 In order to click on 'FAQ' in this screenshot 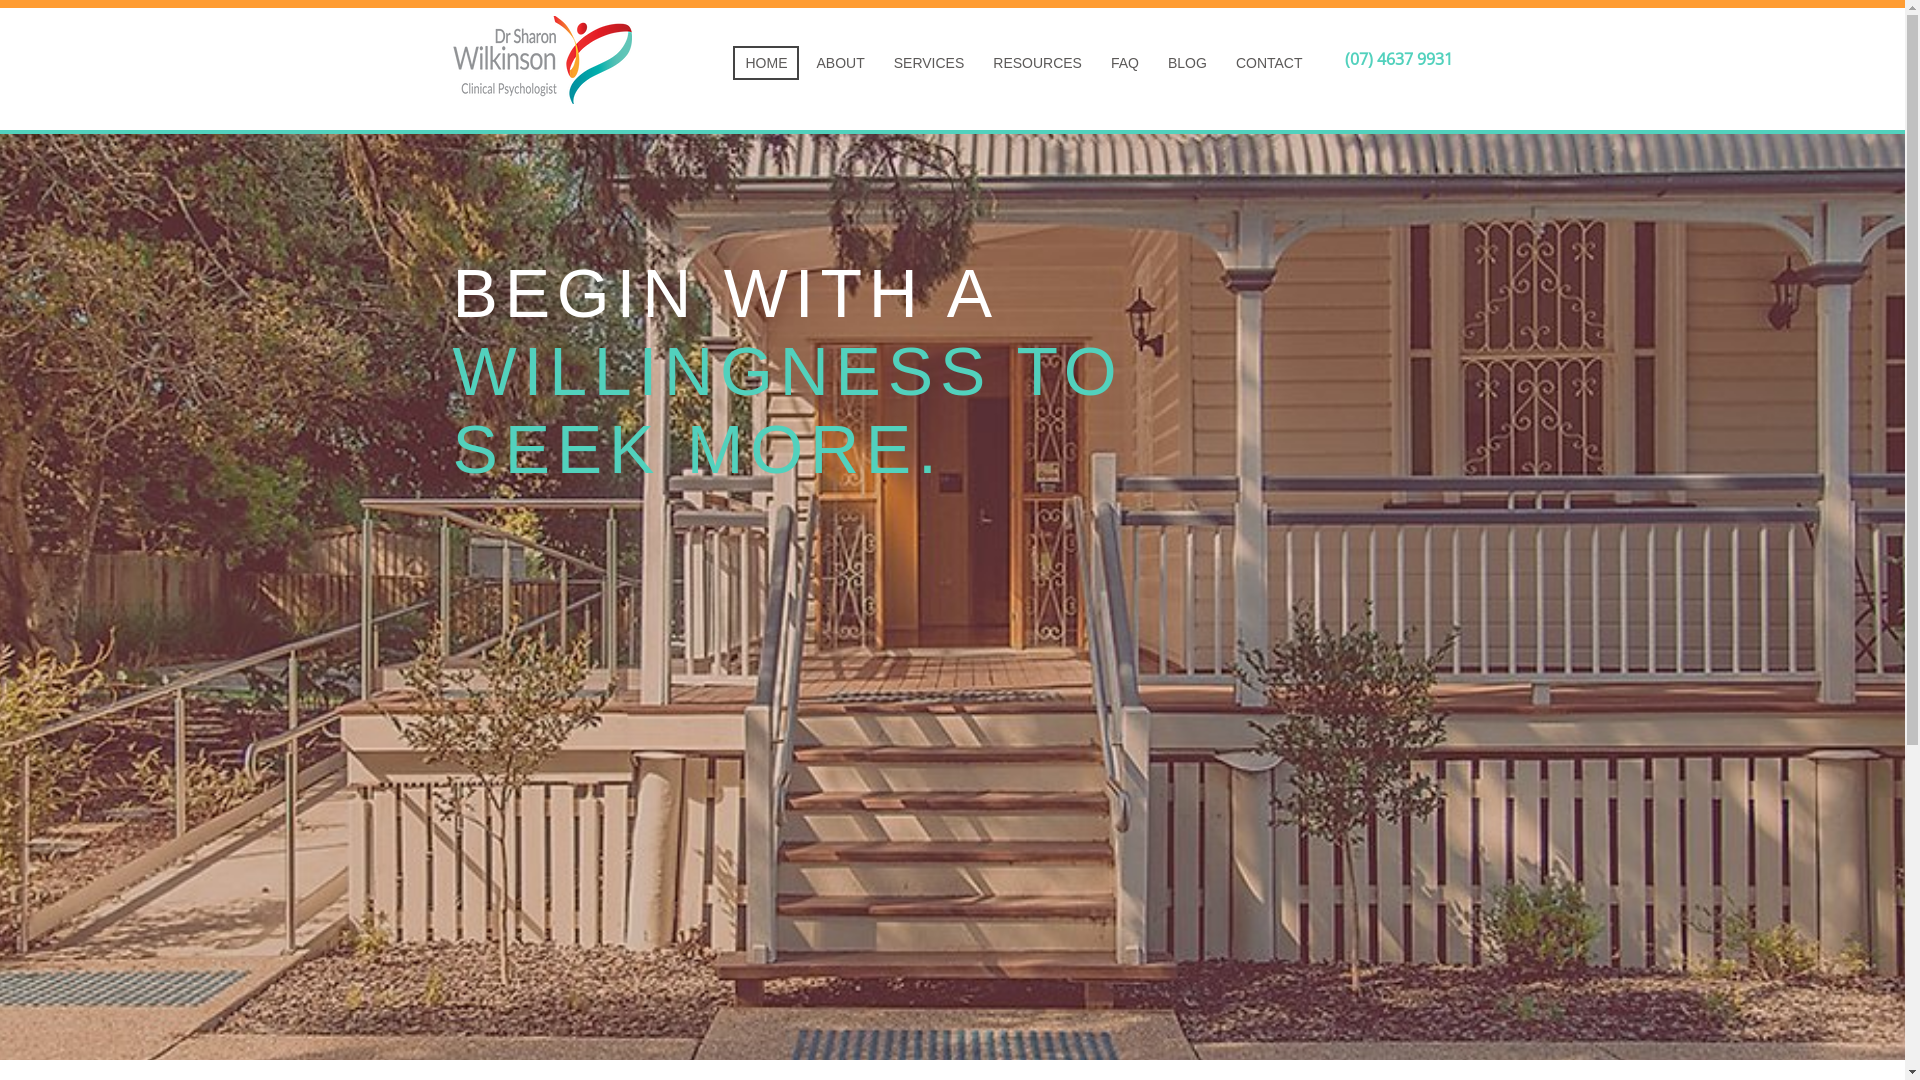, I will do `click(1098, 61)`.